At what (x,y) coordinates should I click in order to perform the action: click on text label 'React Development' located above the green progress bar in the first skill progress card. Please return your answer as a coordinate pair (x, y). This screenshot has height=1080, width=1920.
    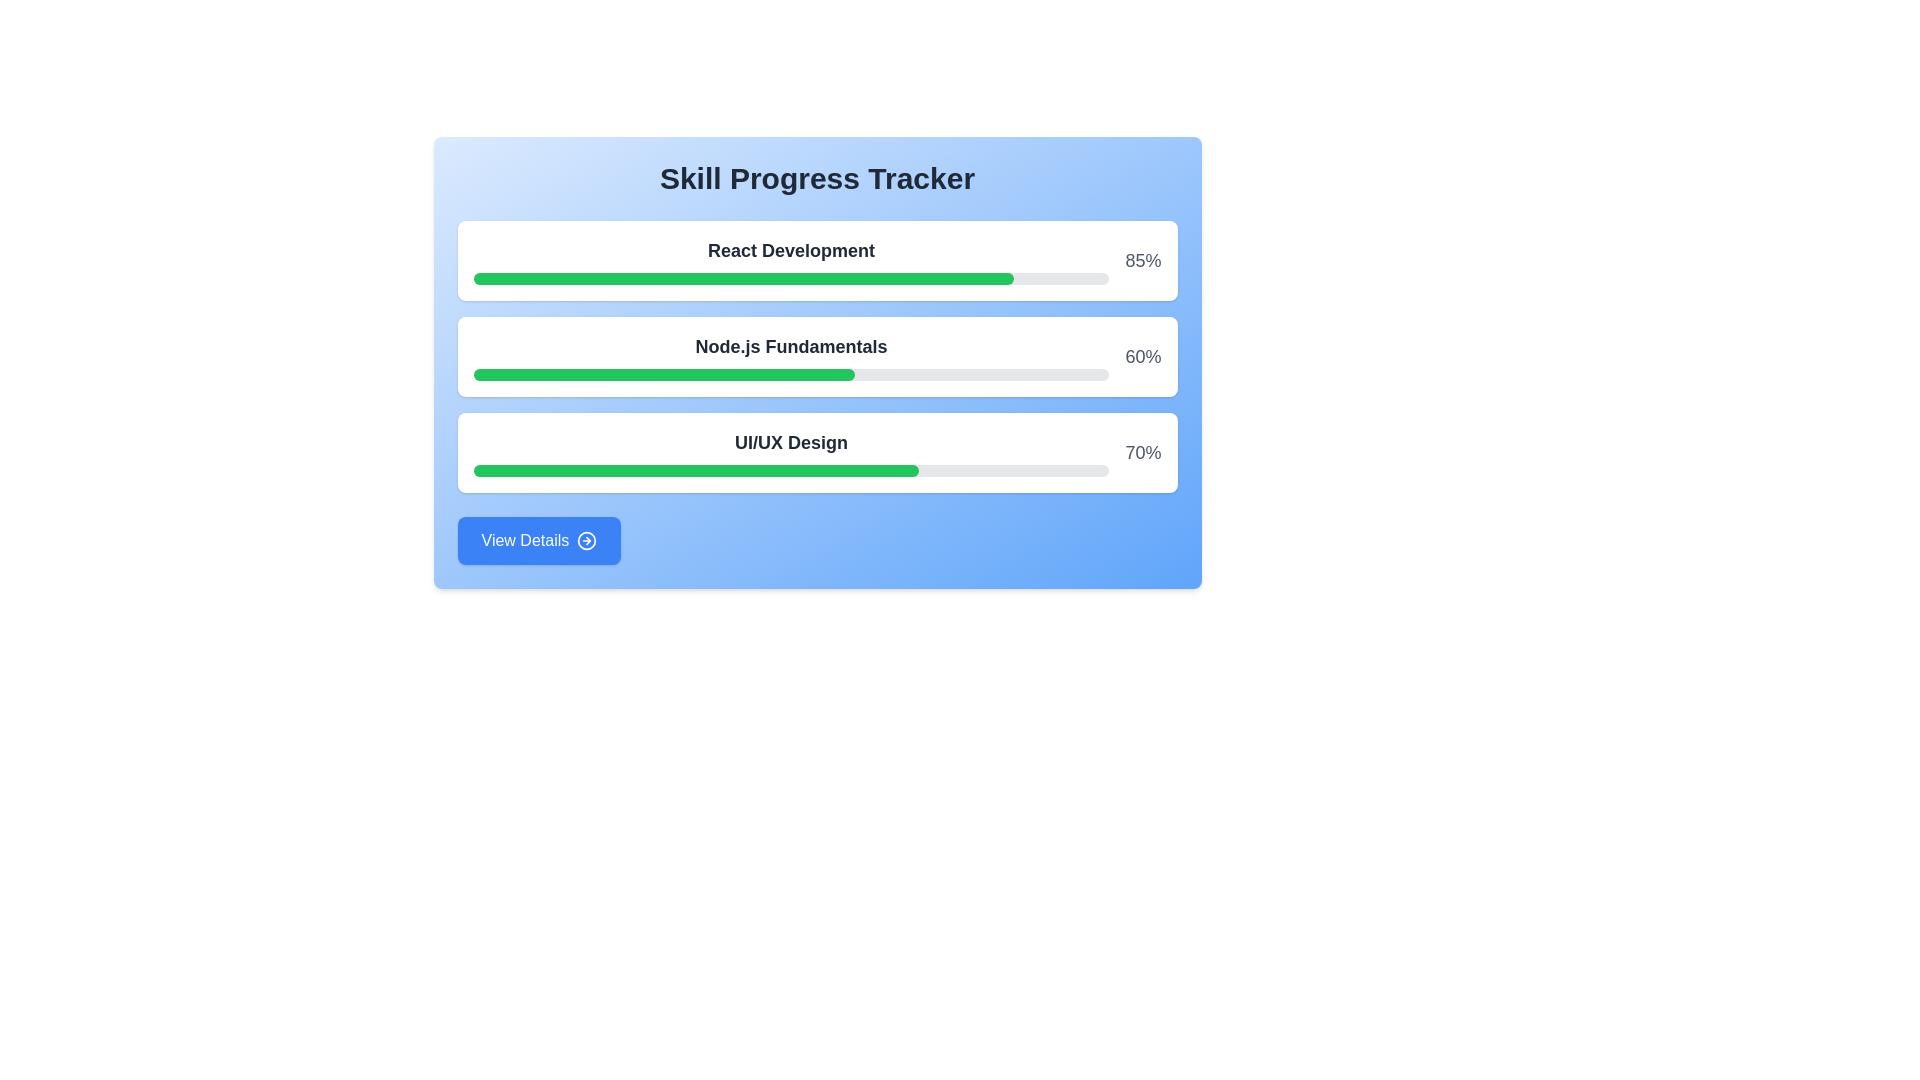
    Looking at the image, I should click on (790, 260).